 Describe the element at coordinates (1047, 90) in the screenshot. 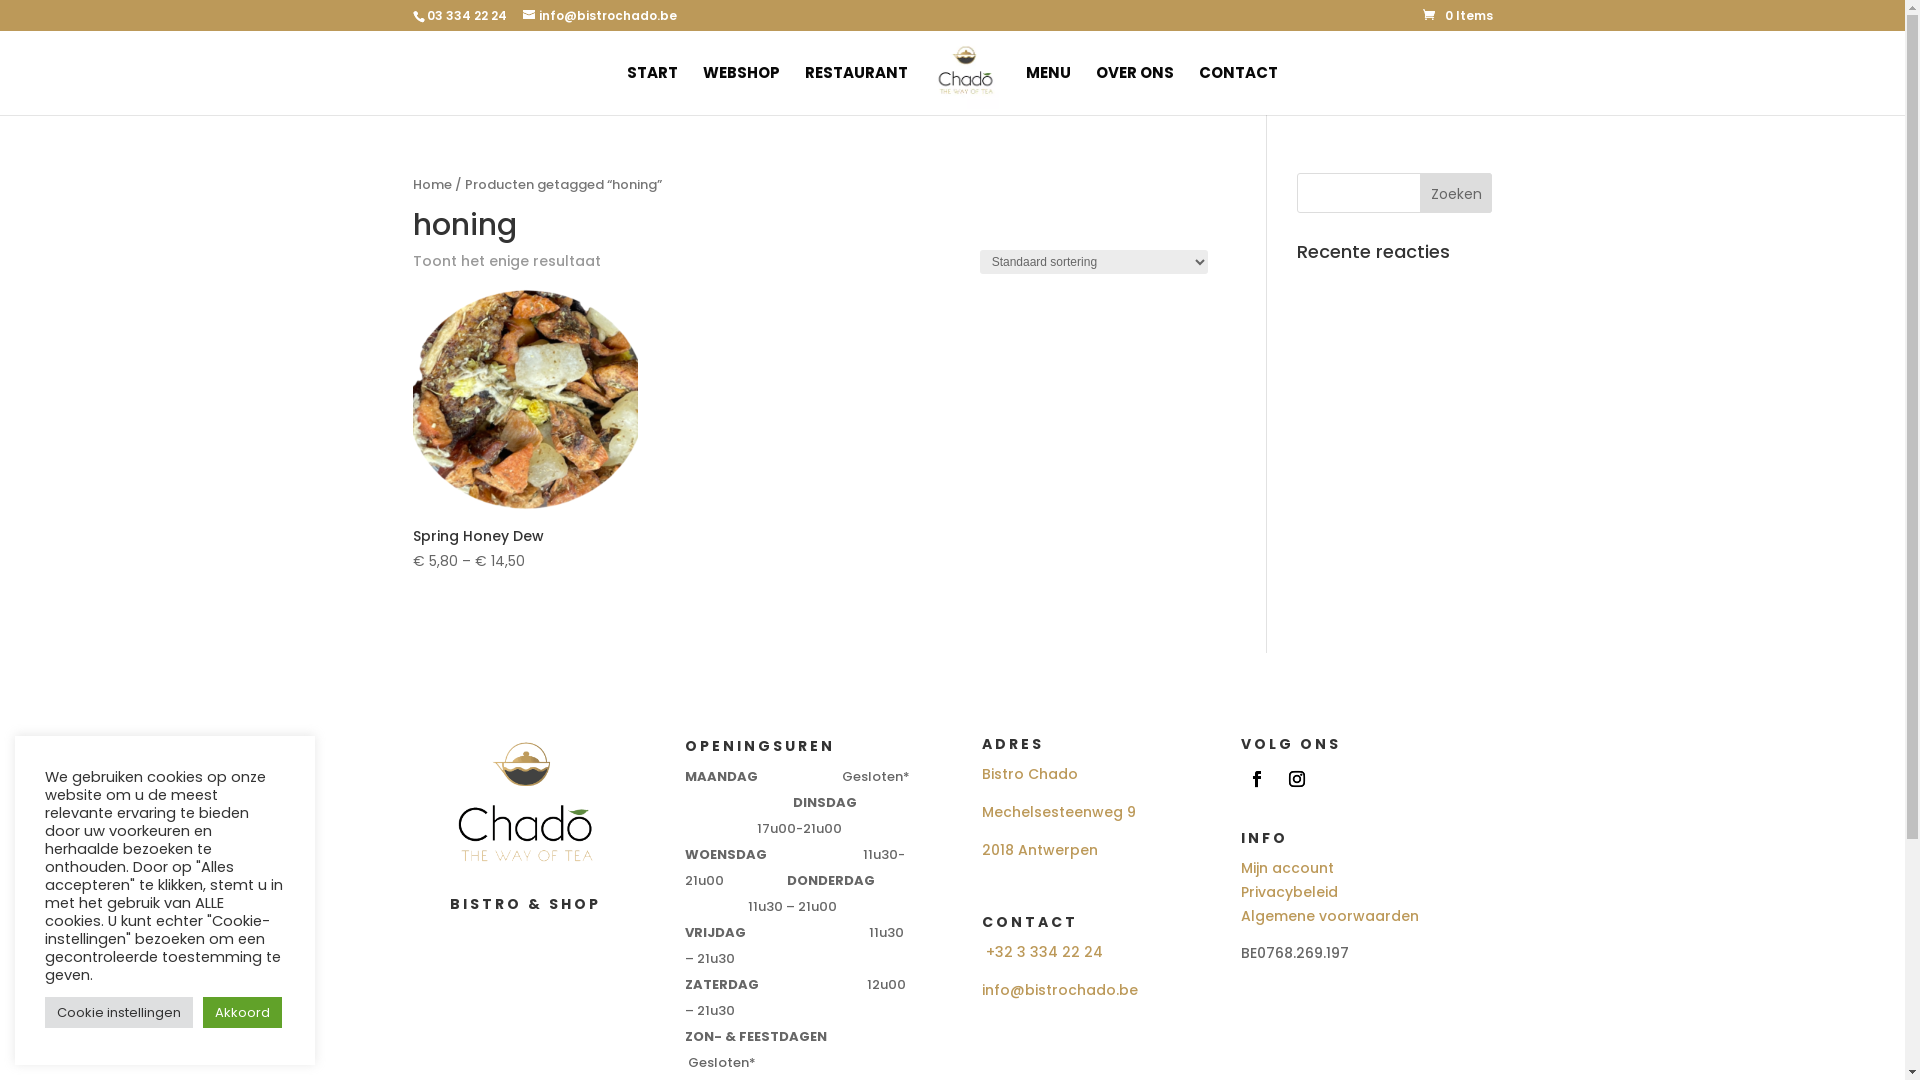

I see `'MENU'` at that location.